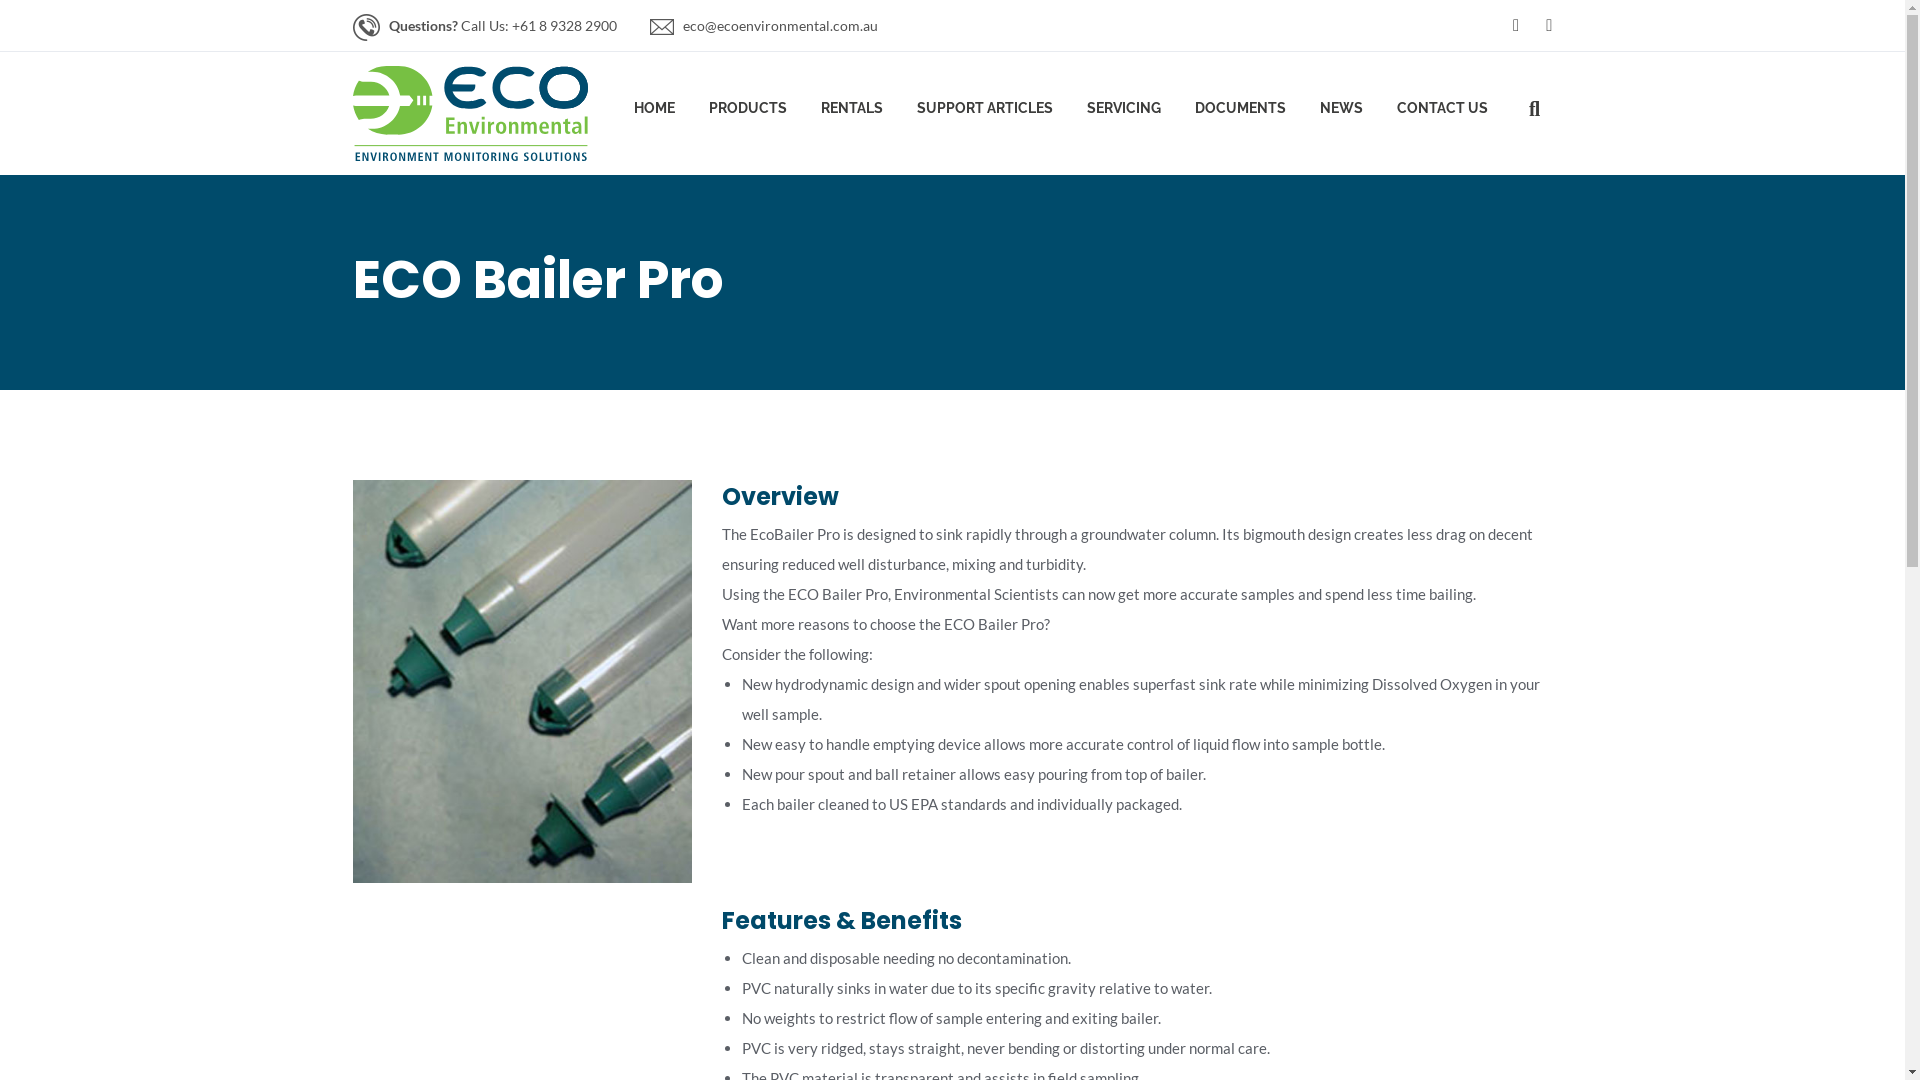  What do you see at coordinates (1341, 113) in the screenshot?
I see `'NEWS'` at bounding box center [1341, 113].